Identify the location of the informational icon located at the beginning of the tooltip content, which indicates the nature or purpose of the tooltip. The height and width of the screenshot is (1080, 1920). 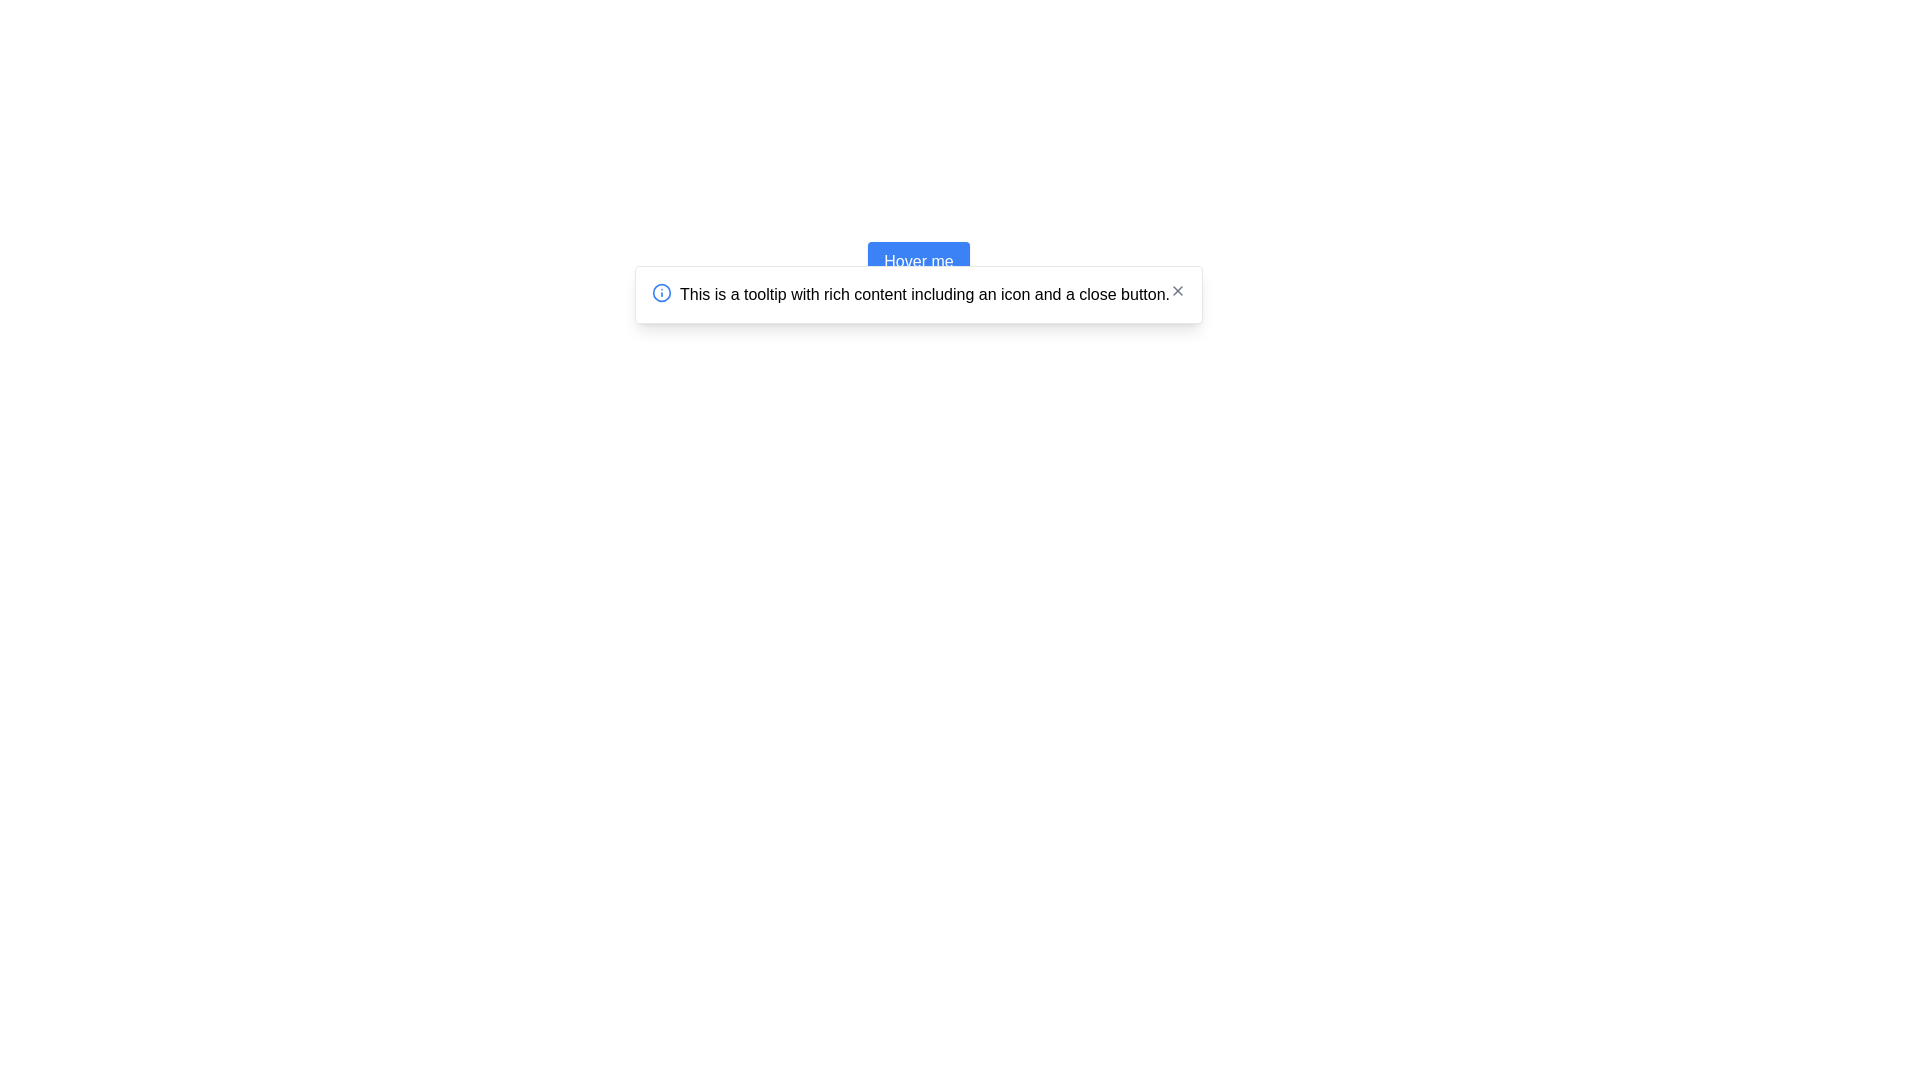
(662, 293).